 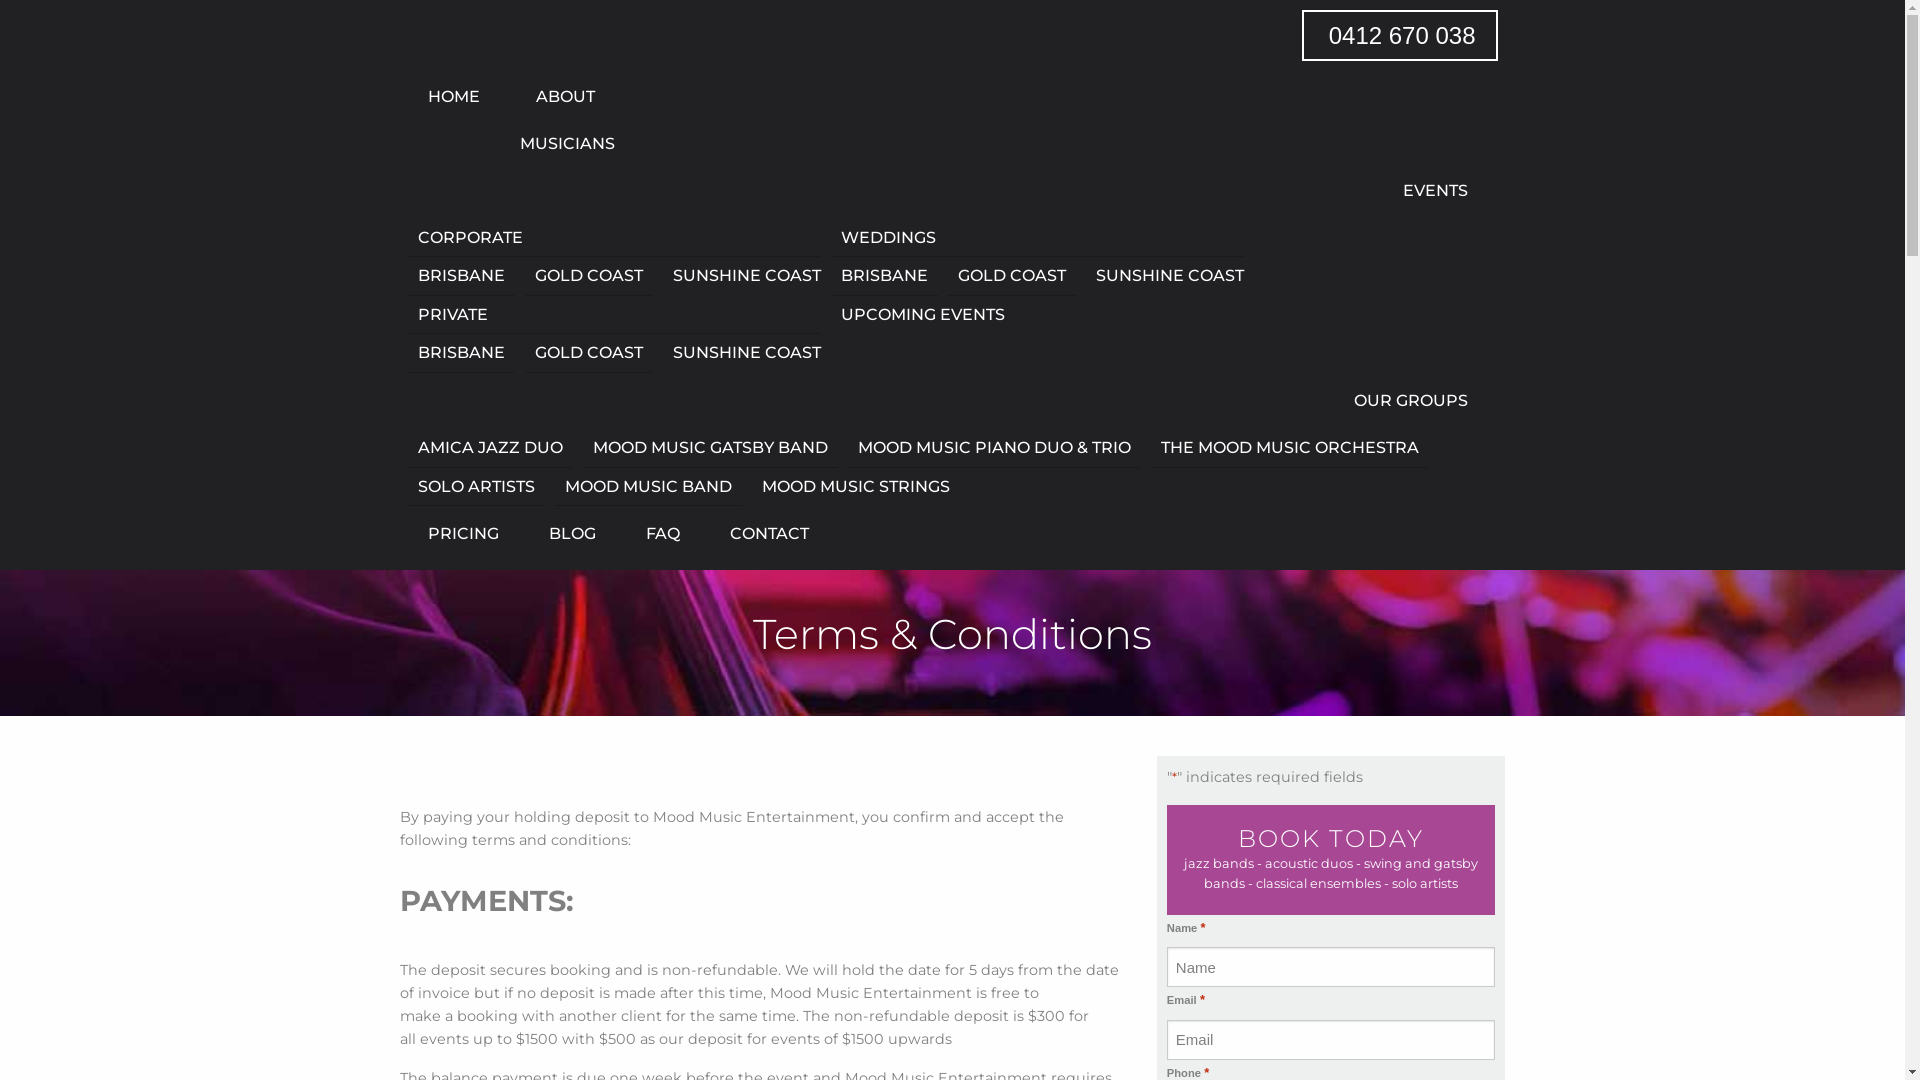 What do you see at coordinates (758, 532) in the screenshot?
I see `'CONTACT'` at bounding box center [758, 532].